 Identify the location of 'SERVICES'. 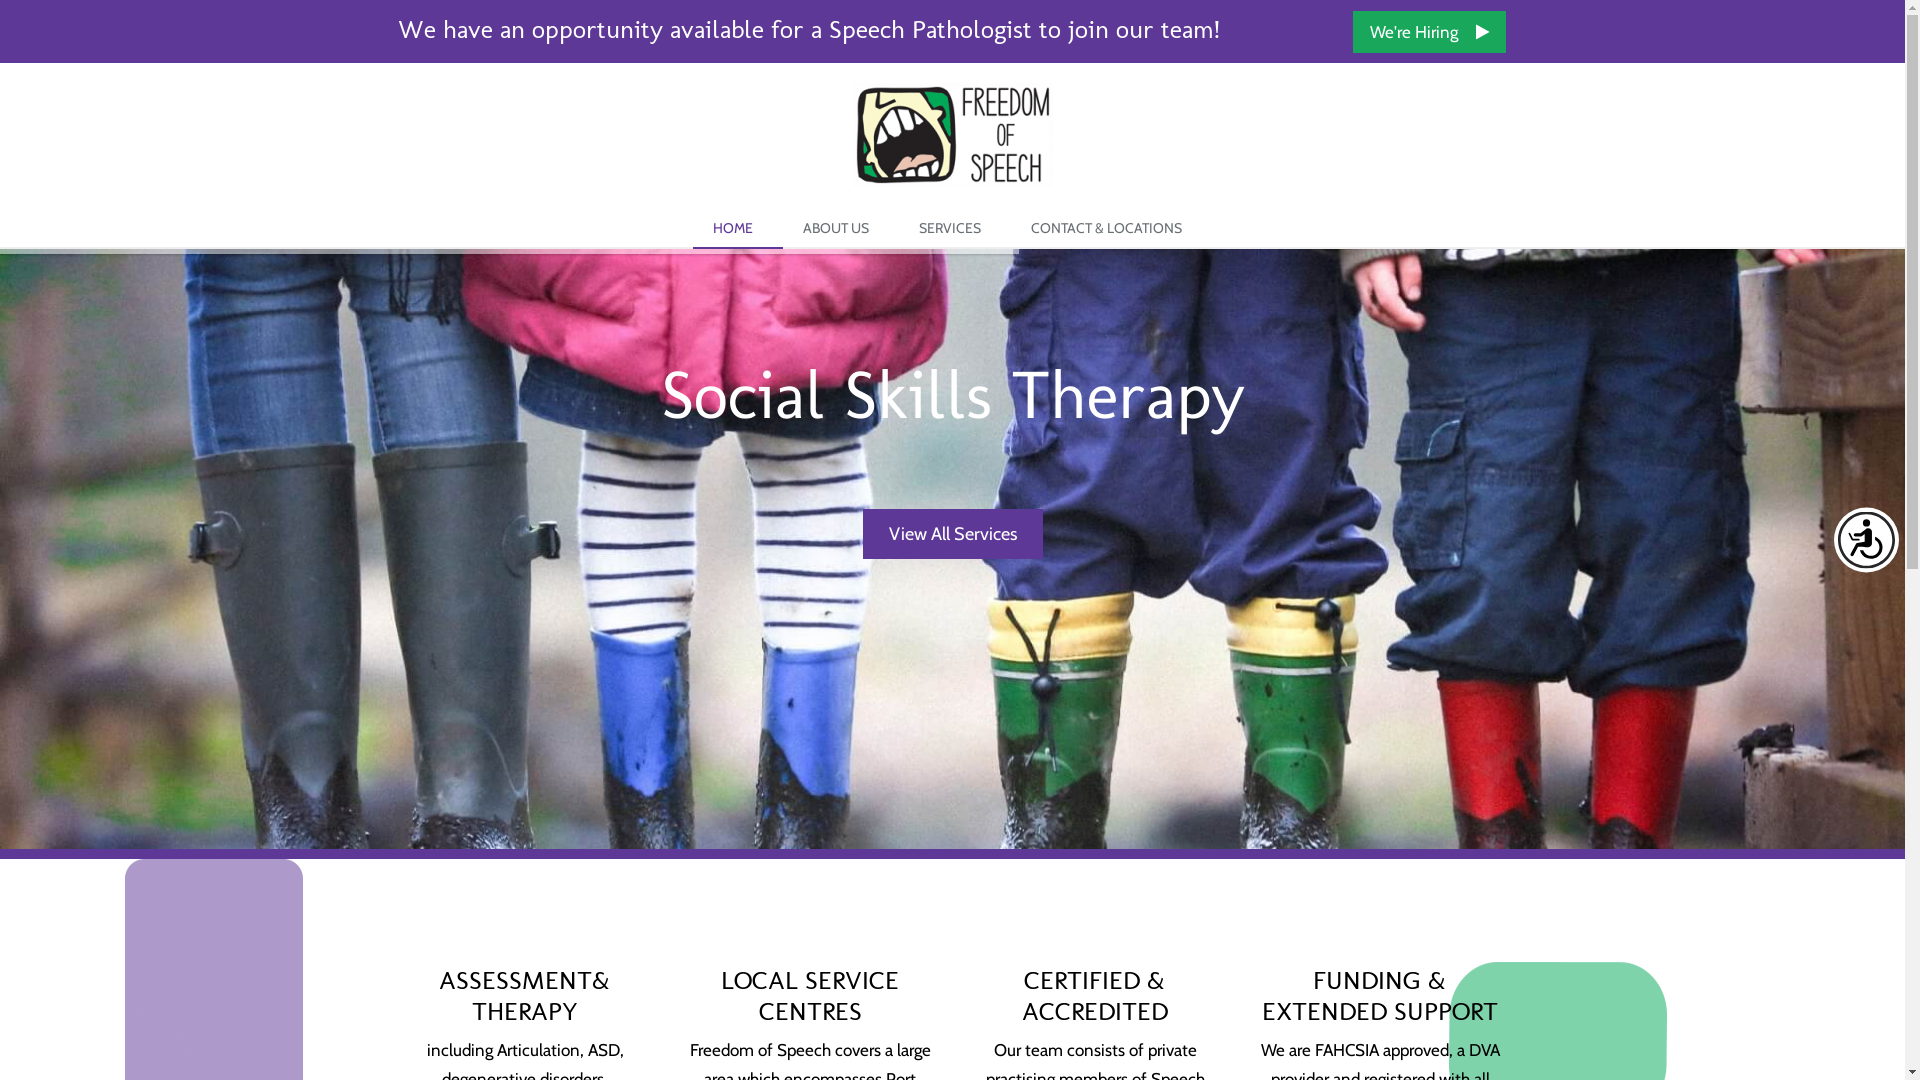
(954, 227).